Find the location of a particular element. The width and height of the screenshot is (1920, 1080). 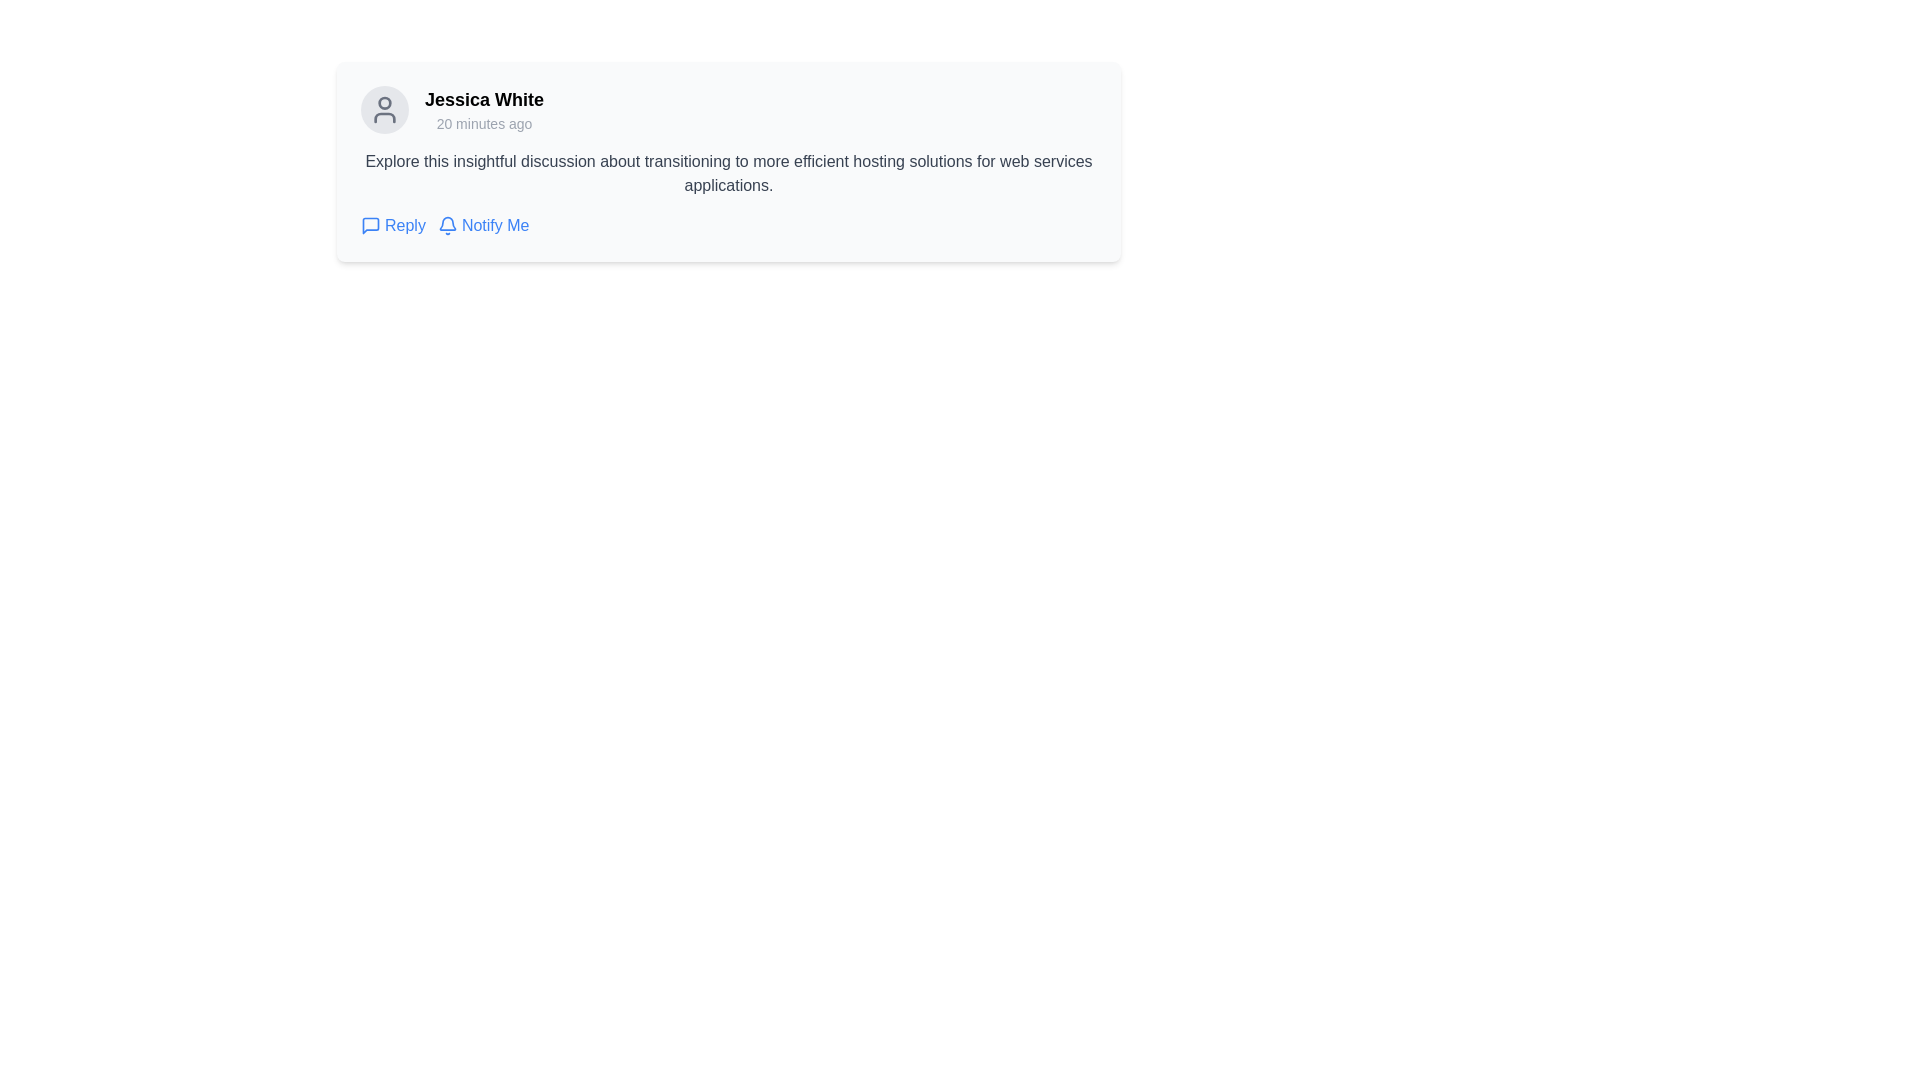

the notification bell icon, which is styled with a stroke outline and a small indentation at the bottom, located at the lower-right corner of the main content card, adjacent to the 'Notify Me' label is located at coordinates (446, 225).